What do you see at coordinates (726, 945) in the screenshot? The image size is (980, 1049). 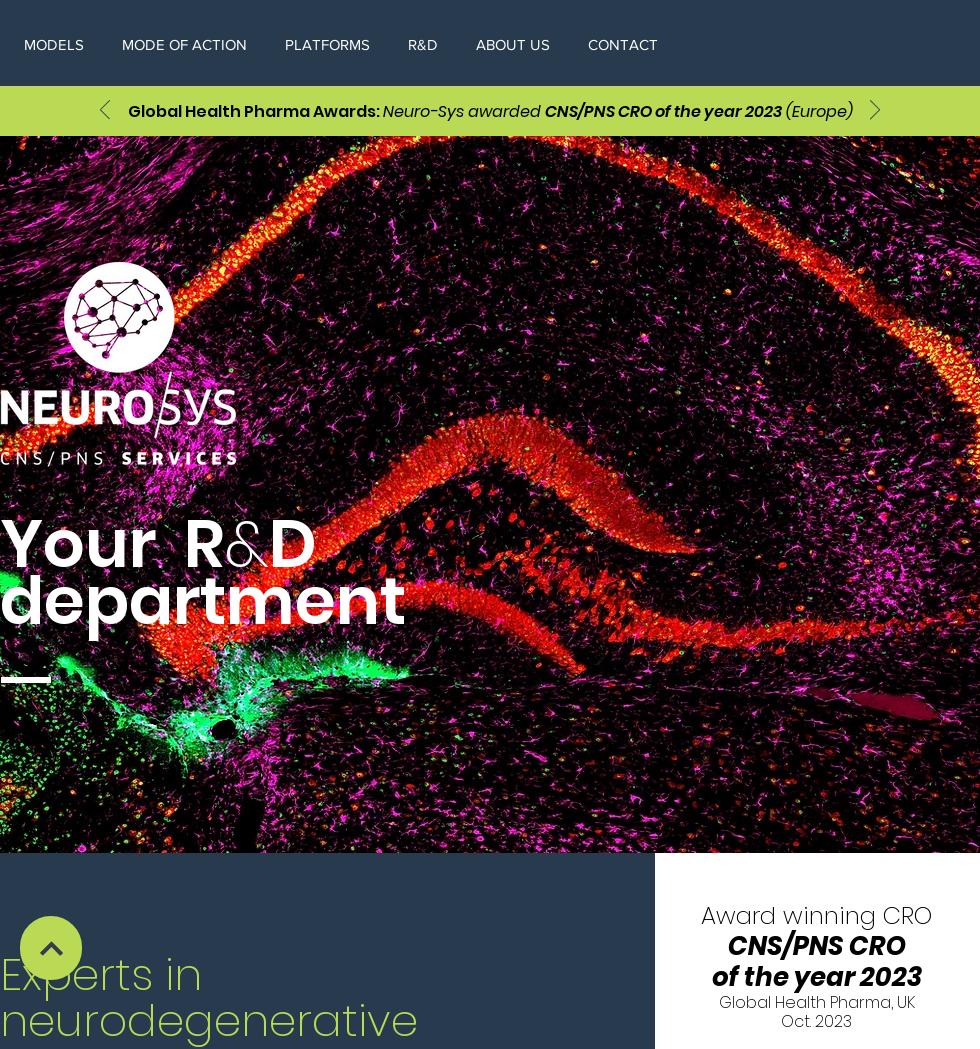 I see `'CNS/PNS CRO'` at bounding box center [726, 945].